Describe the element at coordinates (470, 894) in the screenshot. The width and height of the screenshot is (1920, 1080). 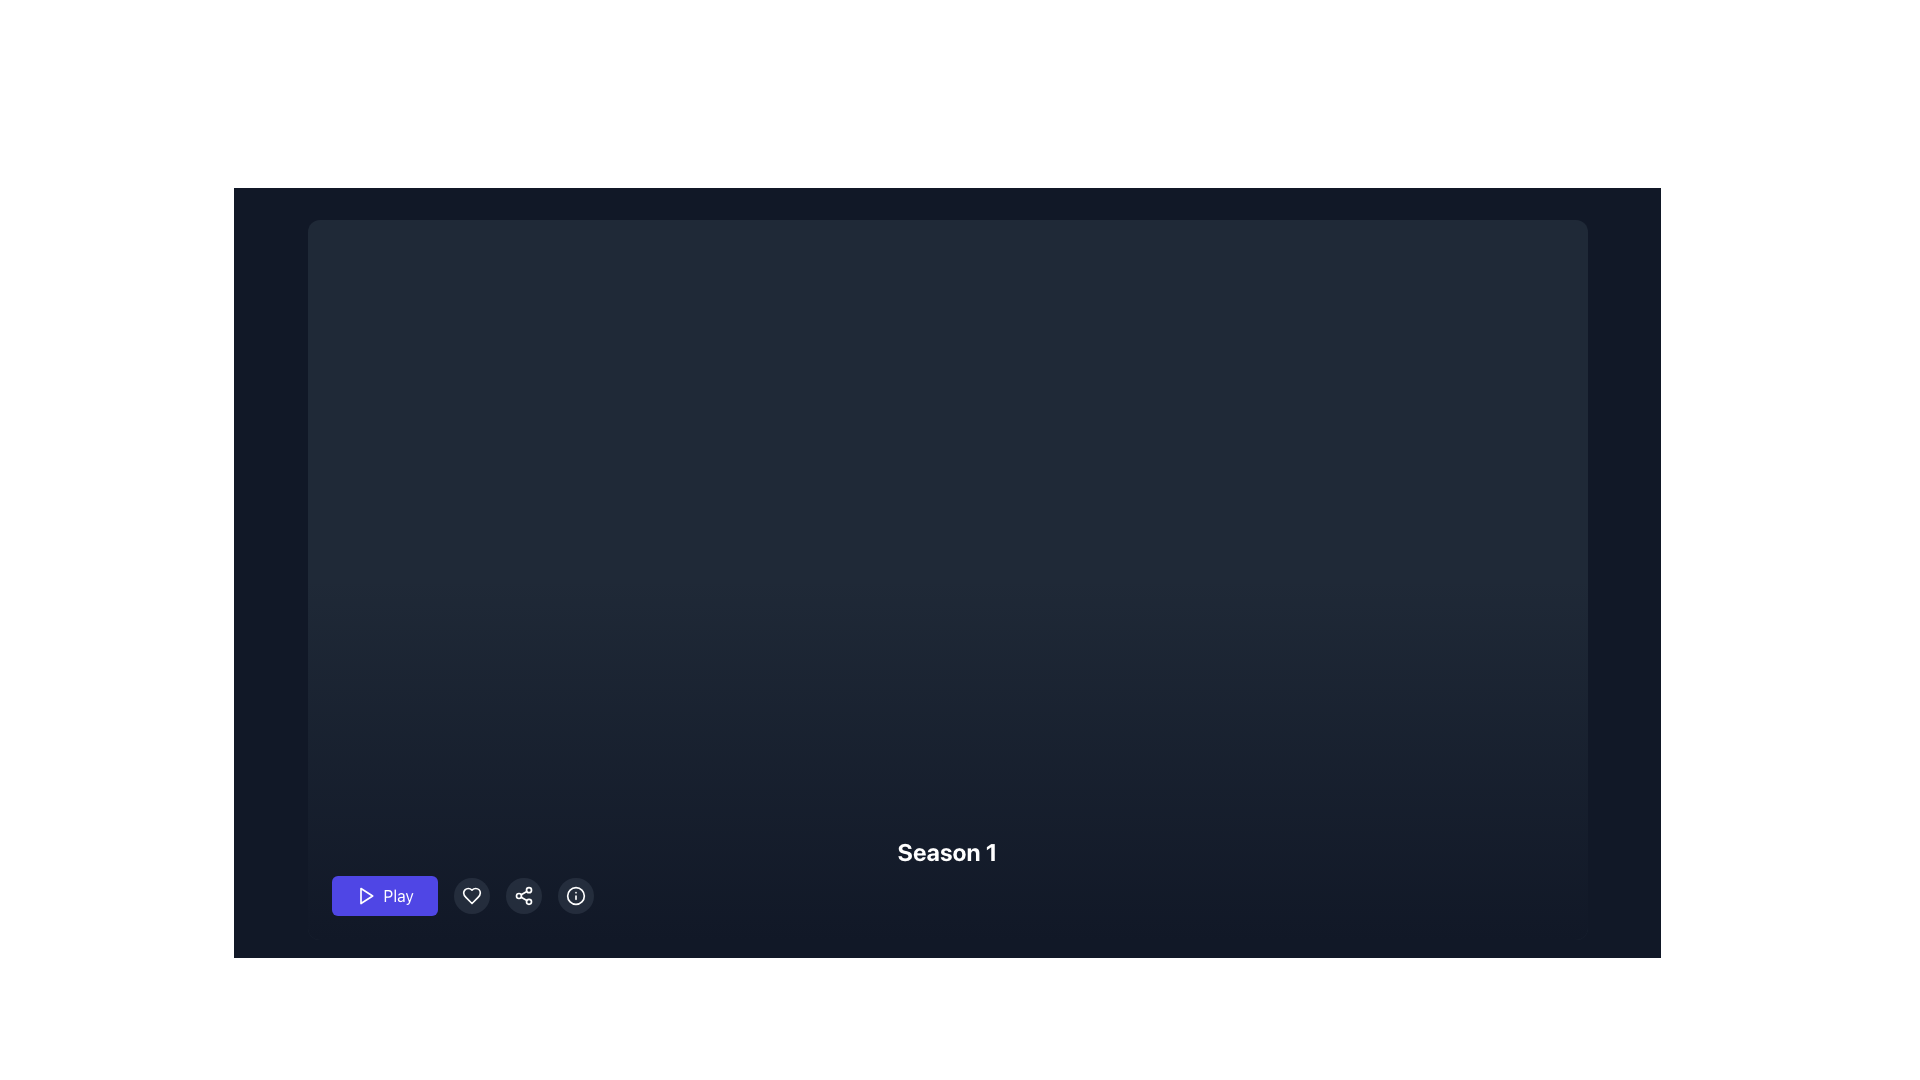
I see `the second button from the left in the bottom left section of the interface to mark the content as a favorite` at that location.